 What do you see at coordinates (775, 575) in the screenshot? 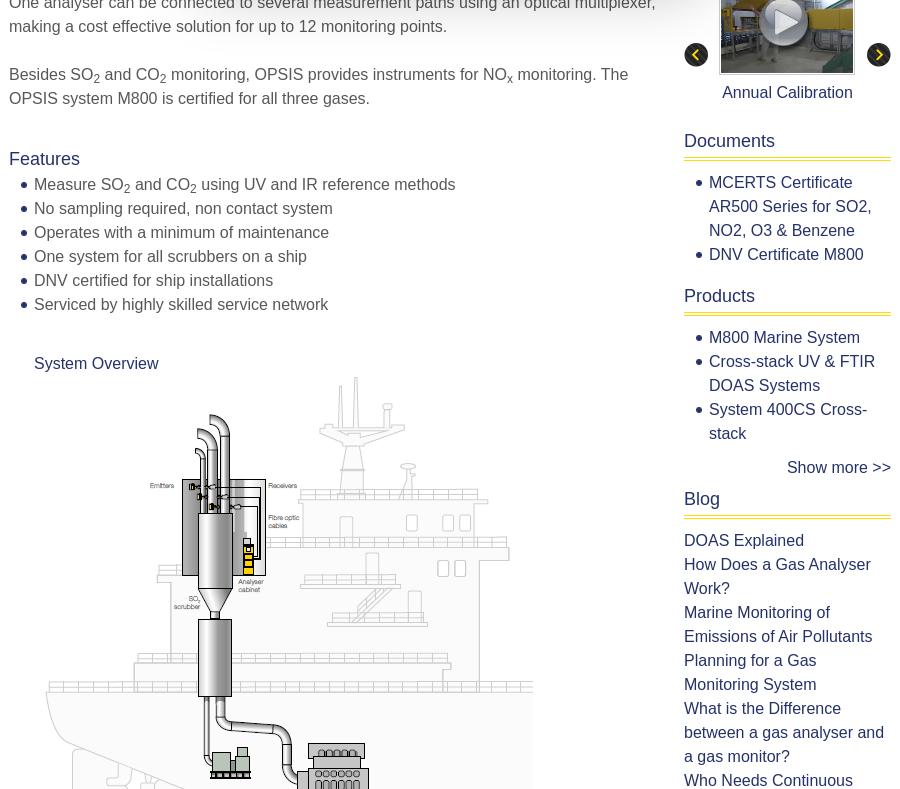
I see `'How Does a Gas Analyser Work?'` at bounding box center [775, 575].